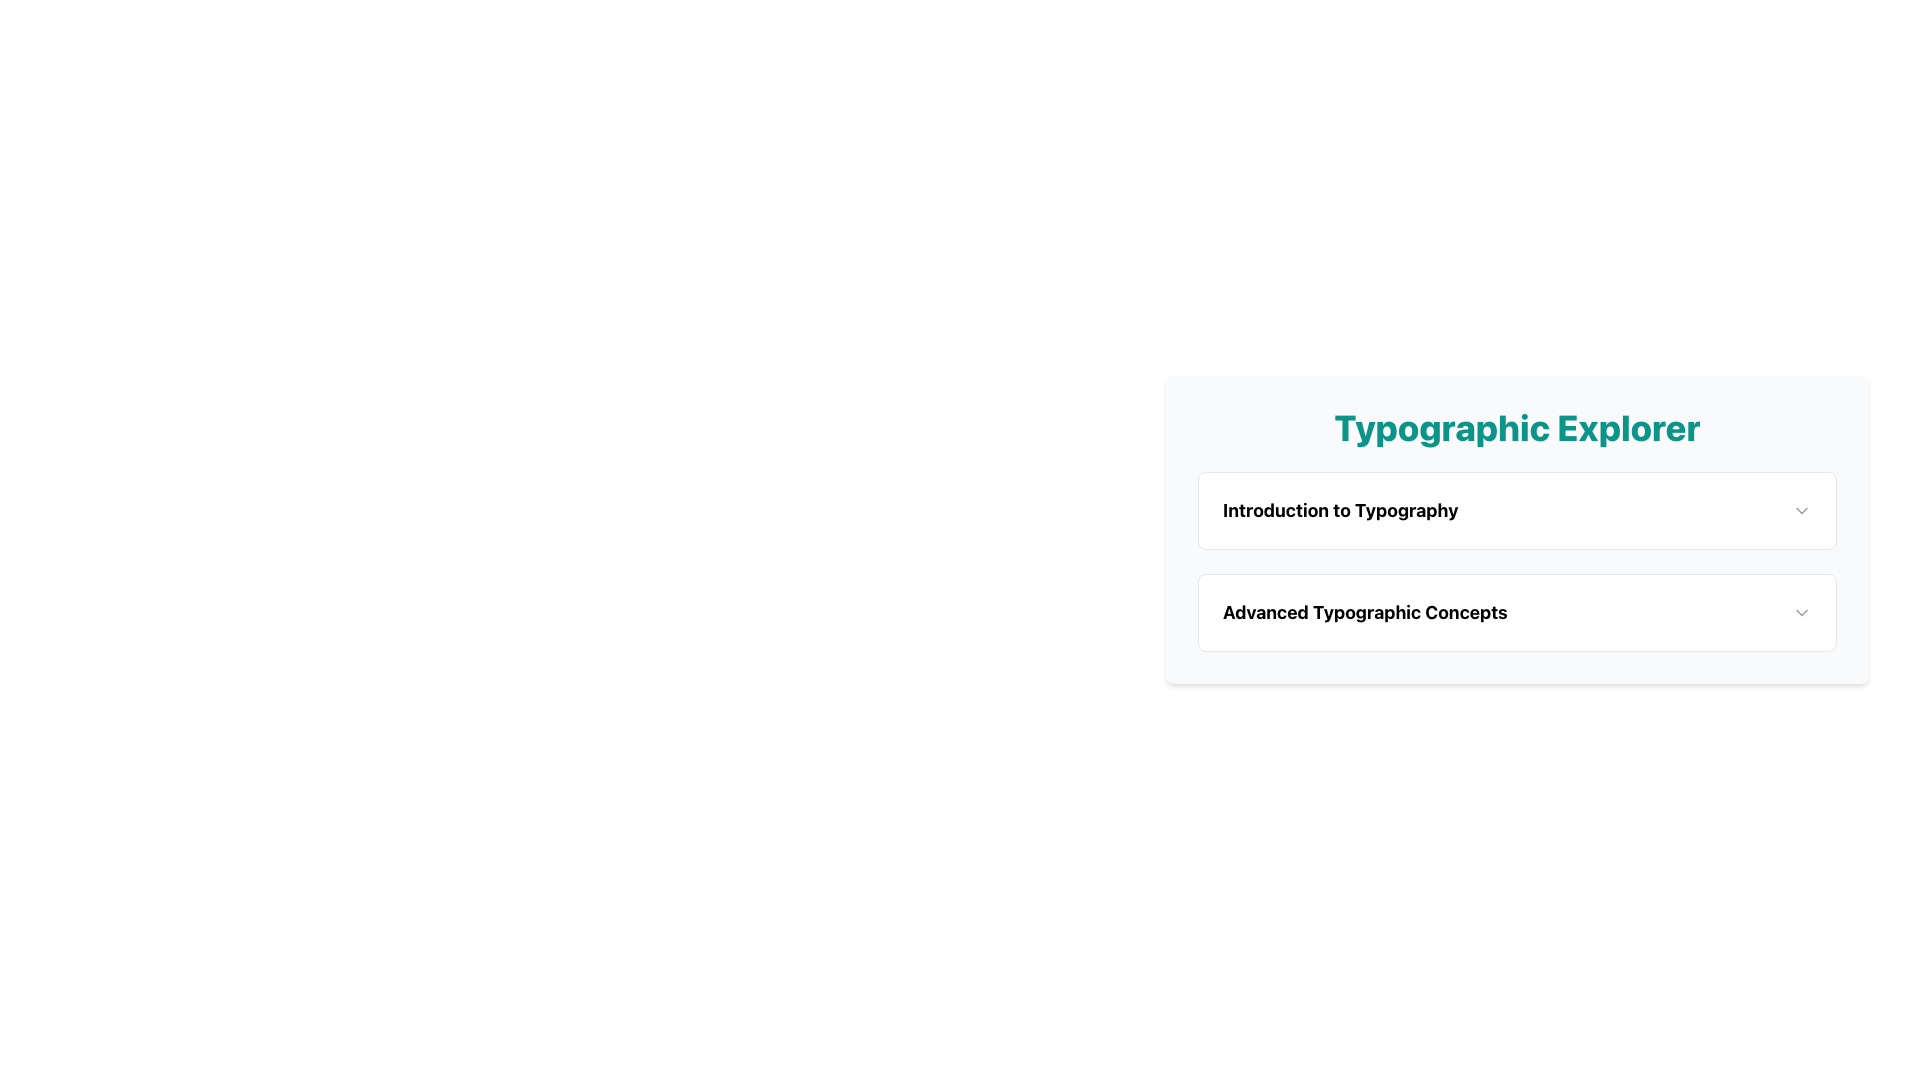 This screenshot has width=1920, height=1080. What do you see at coordinates (1517, 509) in the screenshot?
I see `the 'Introduction to Typography' dropdown menu button` at bounding box center [1517, 509].